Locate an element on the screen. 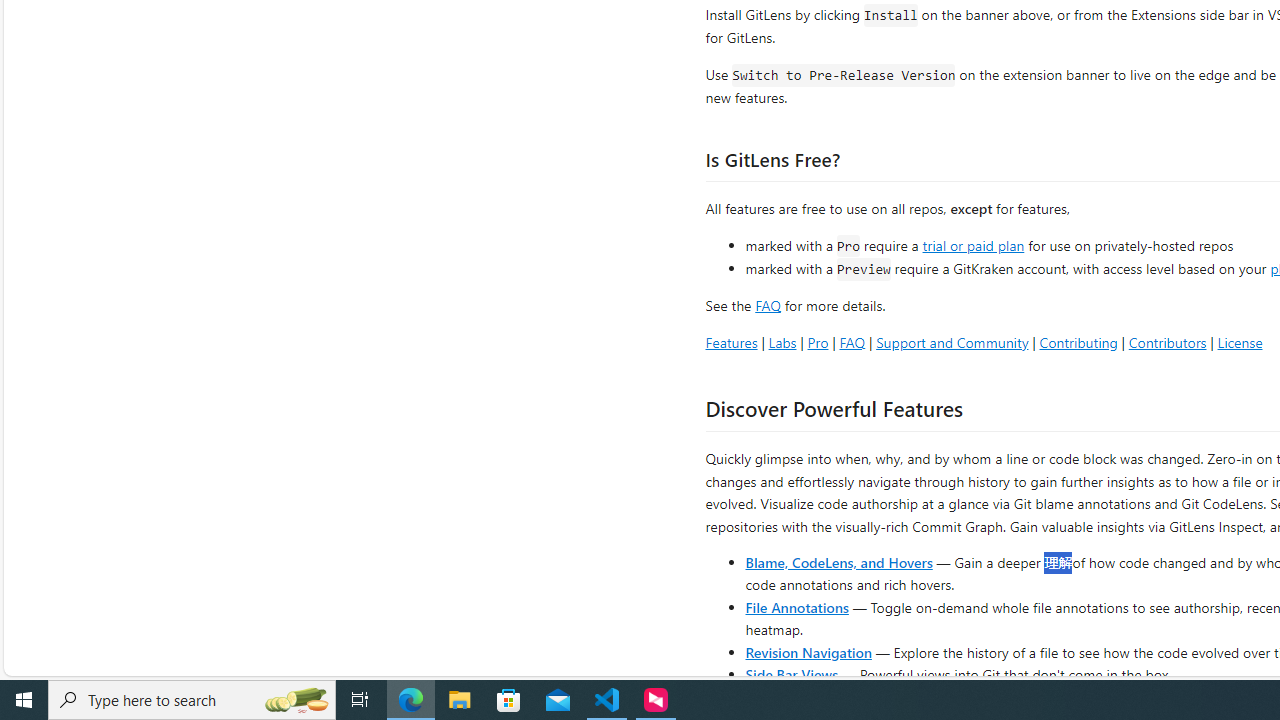 This screenshot has width=1280, height=720. 'Contributing' is located at coordinates (1077, 341).